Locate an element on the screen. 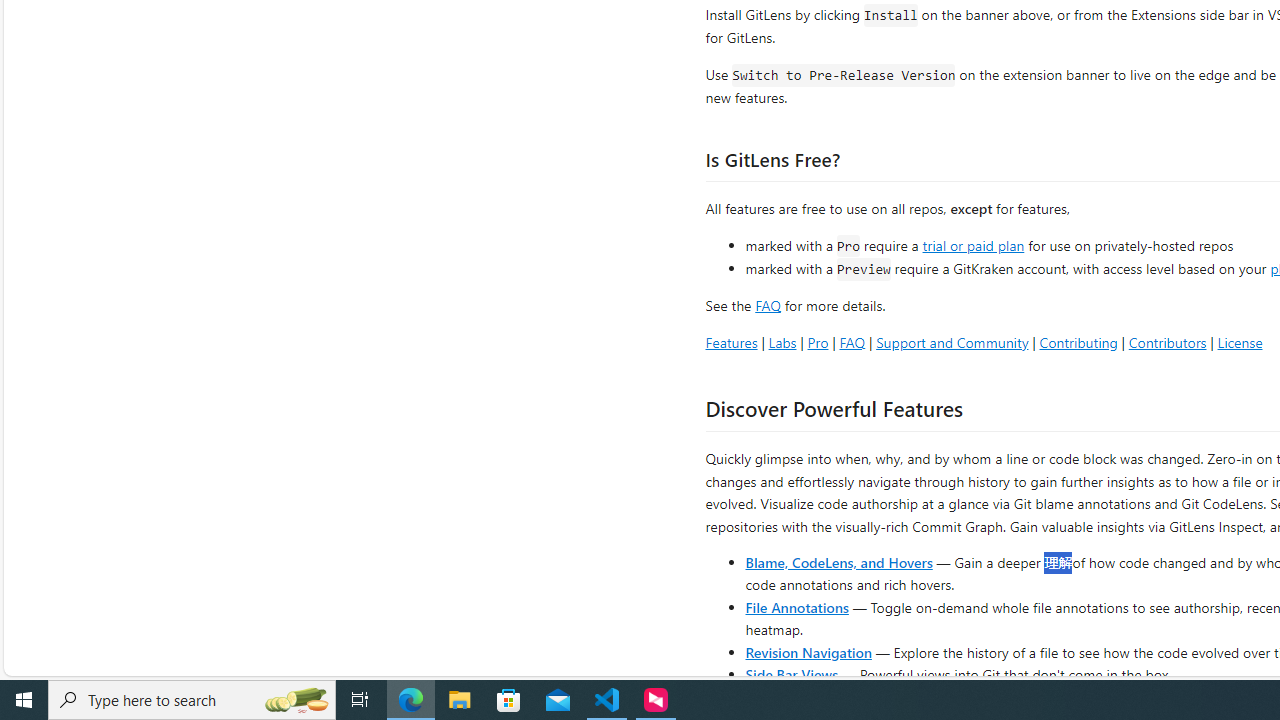 This screenshot has width=1280, height=720. 'Contributing' is located at coordinates (1077, 341).